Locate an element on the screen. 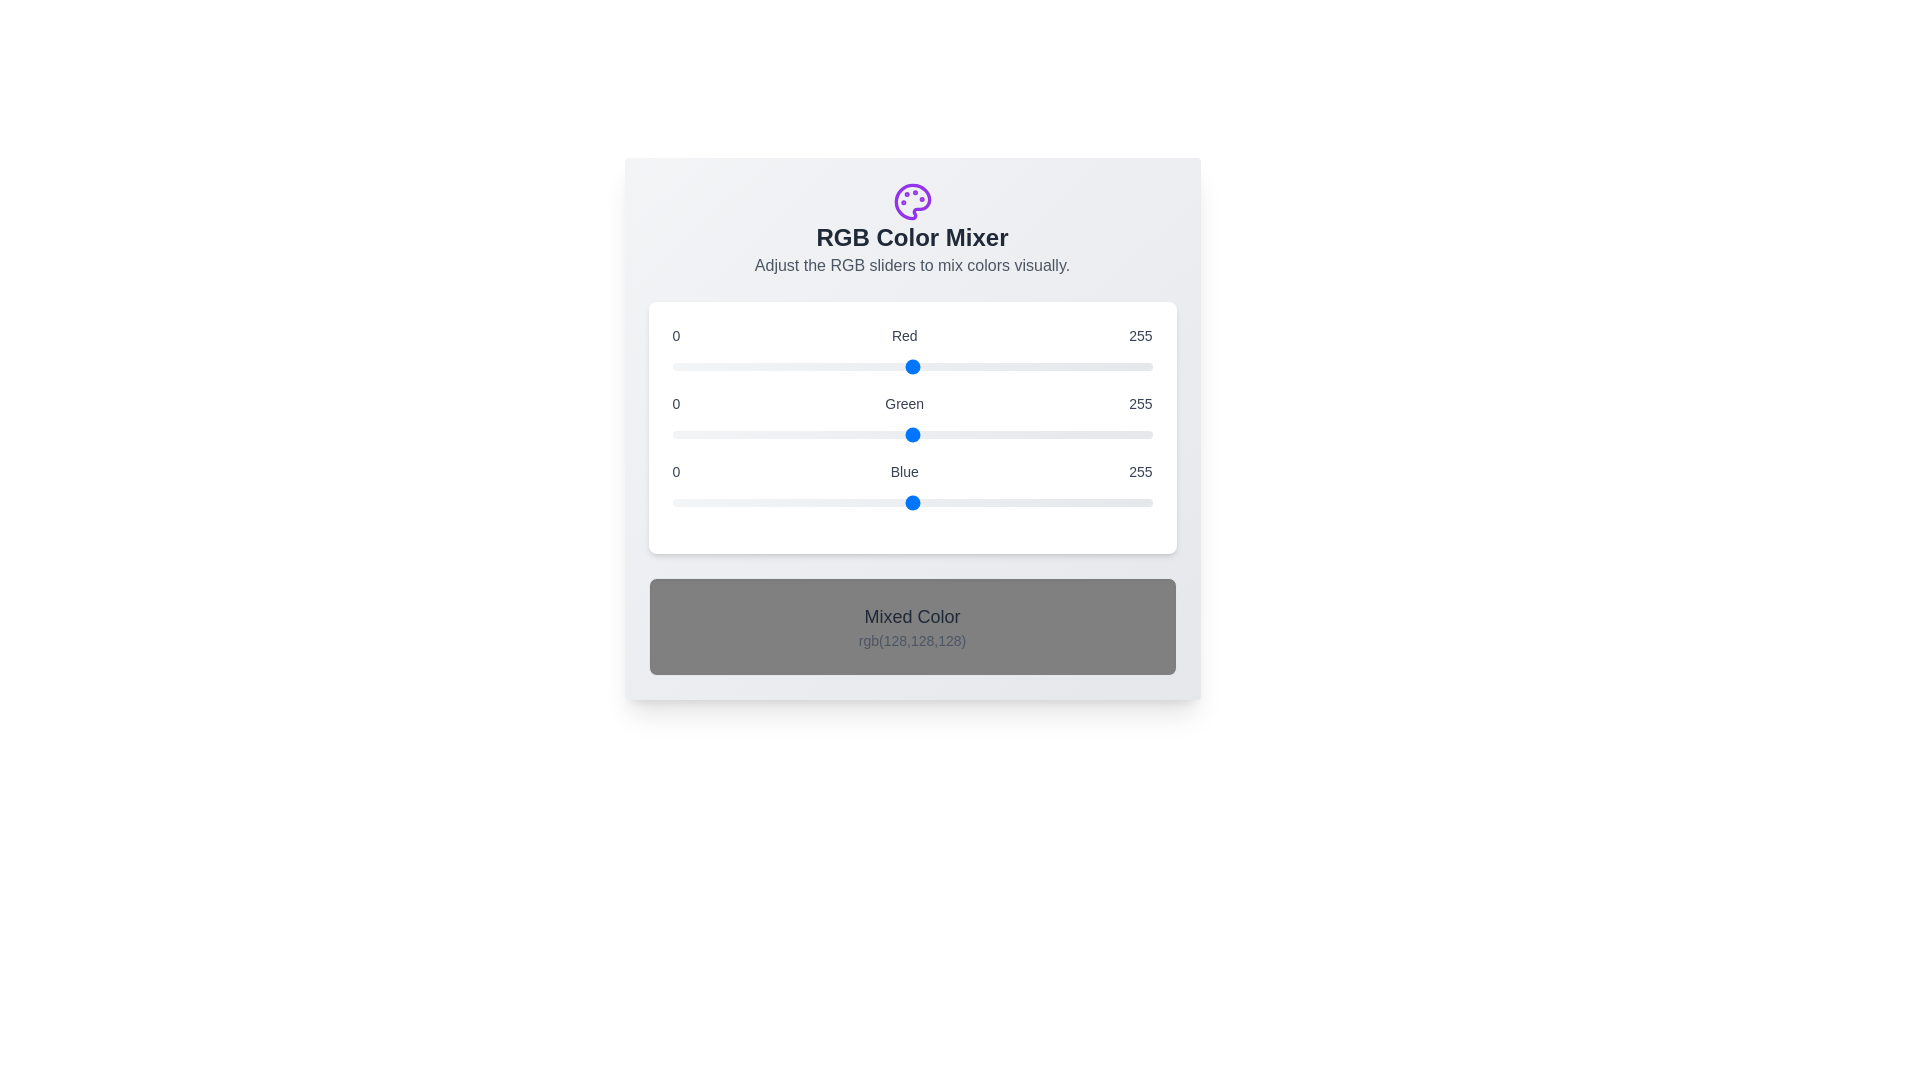  the blue slider to a specific value 182 within the range 0 to 255 is located at coordinates (1015, 501).